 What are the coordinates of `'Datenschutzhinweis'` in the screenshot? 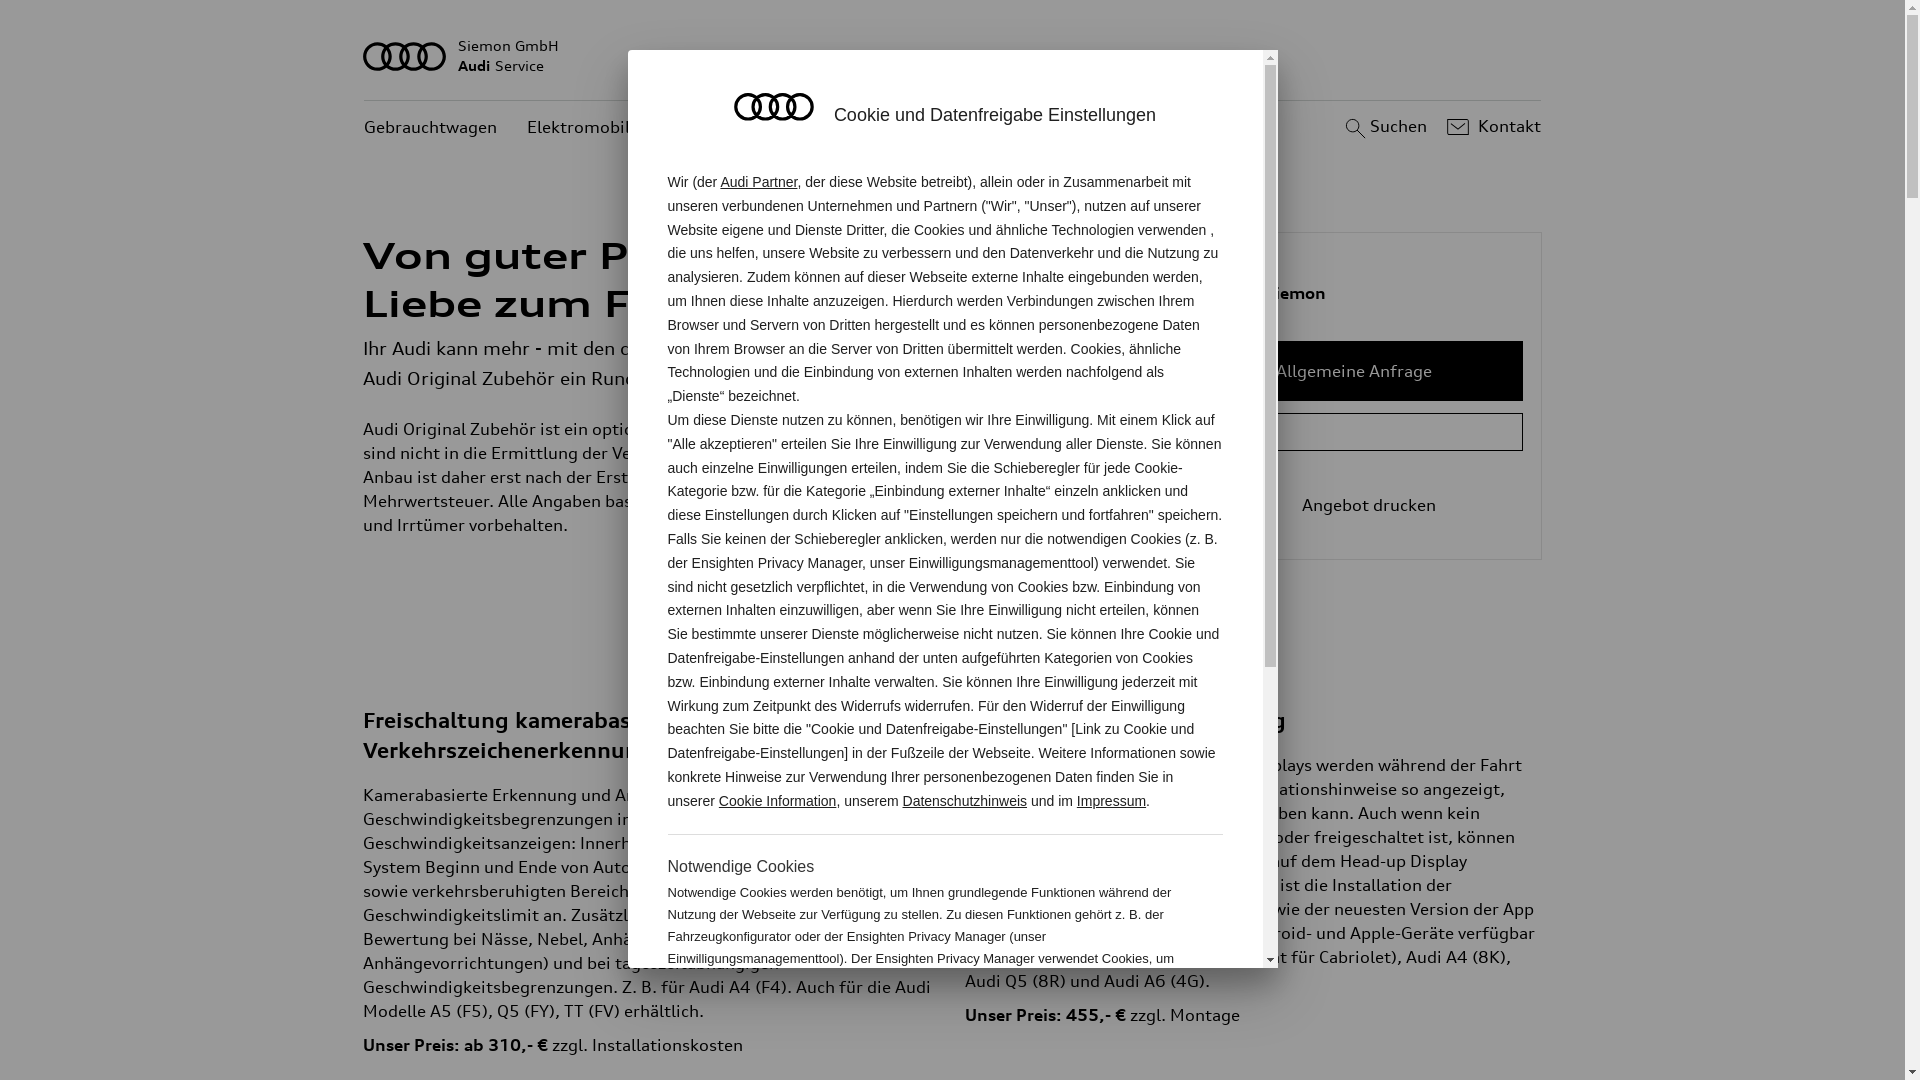 It's located at (965, 800).